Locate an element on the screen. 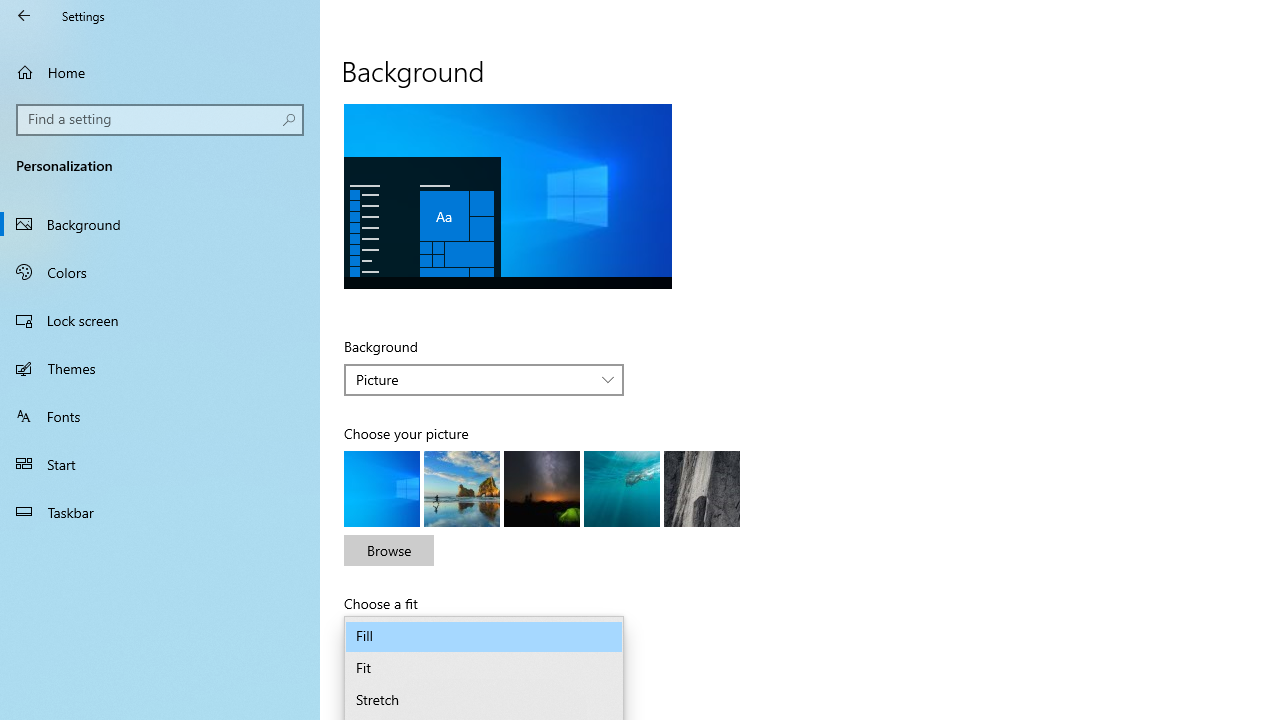 The image size is (1280, 720). 'Taskbar' is located at coordinates (160, 510).